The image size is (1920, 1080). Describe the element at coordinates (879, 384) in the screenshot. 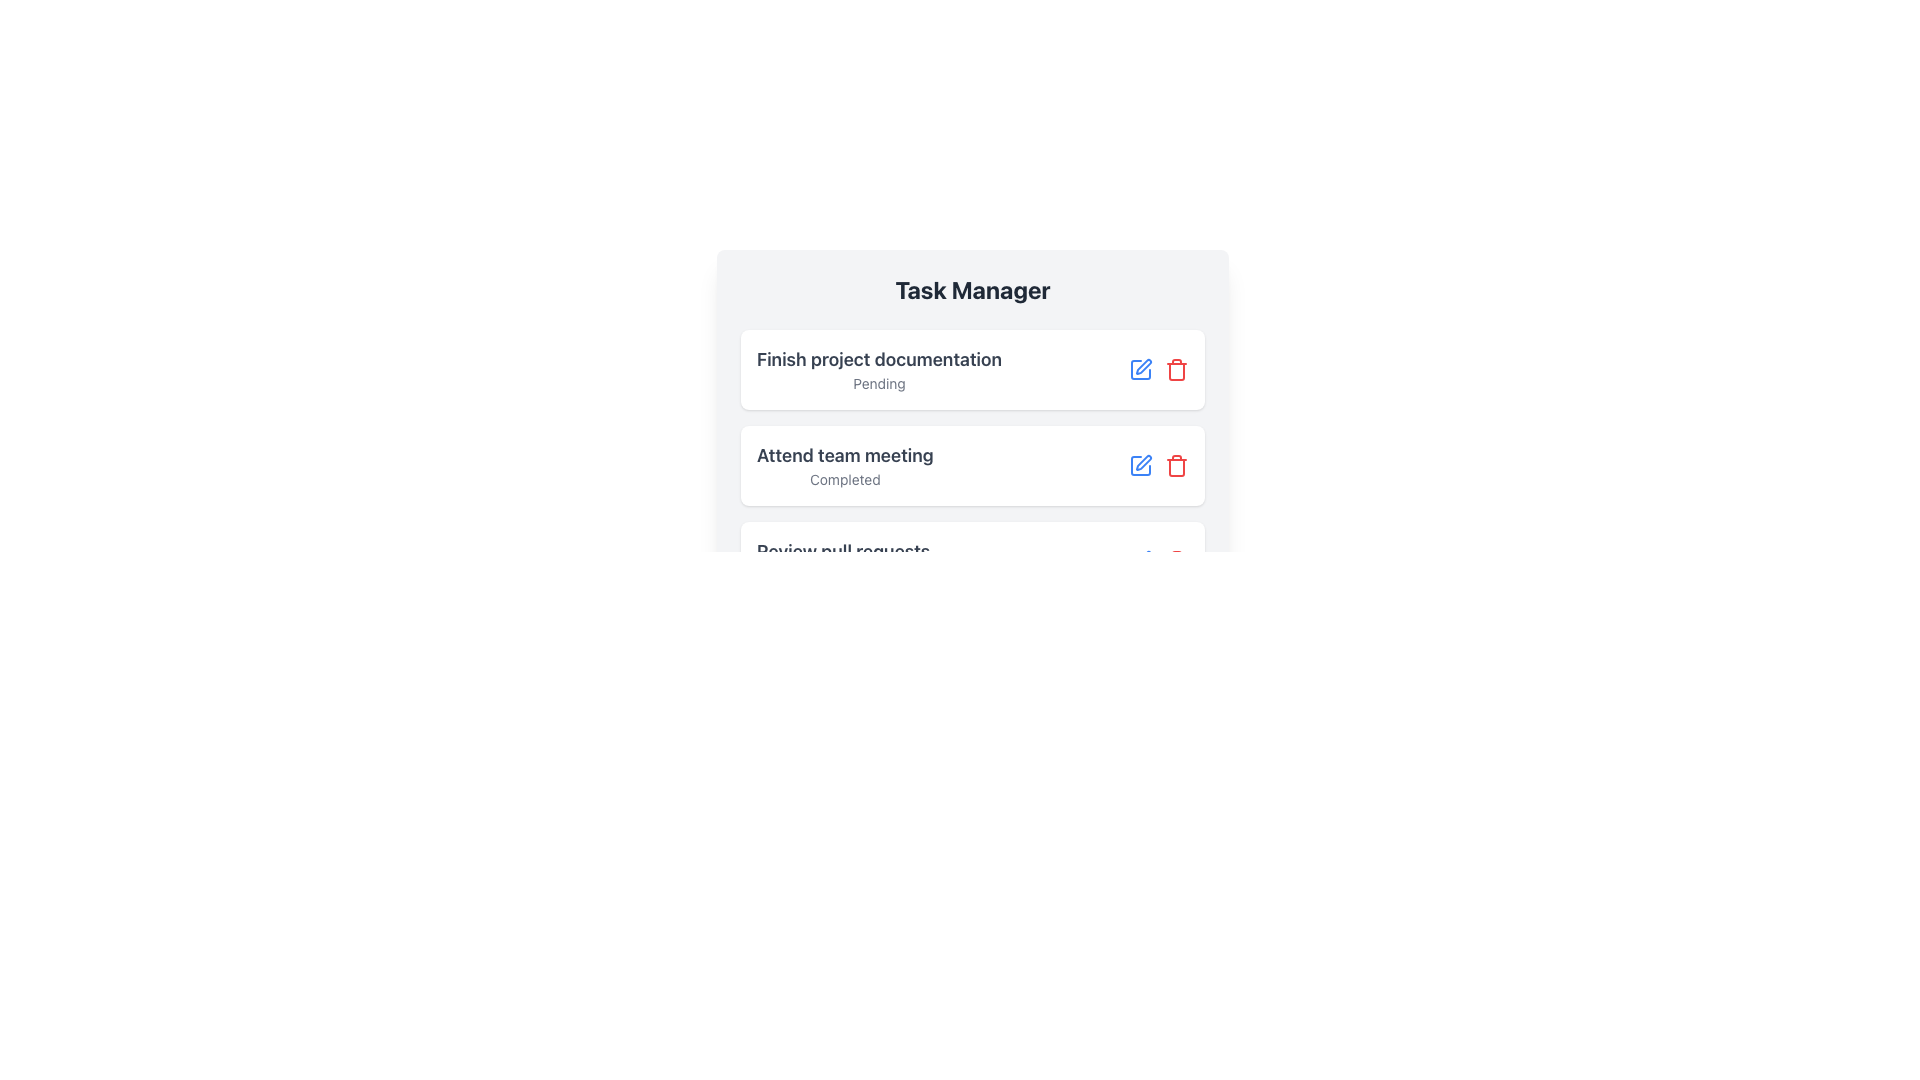

I see `the static text label indicating the status of the task, which shows that it is still pending, positioned directly below the 'Finish project documentation' text in the top task card` at that location.